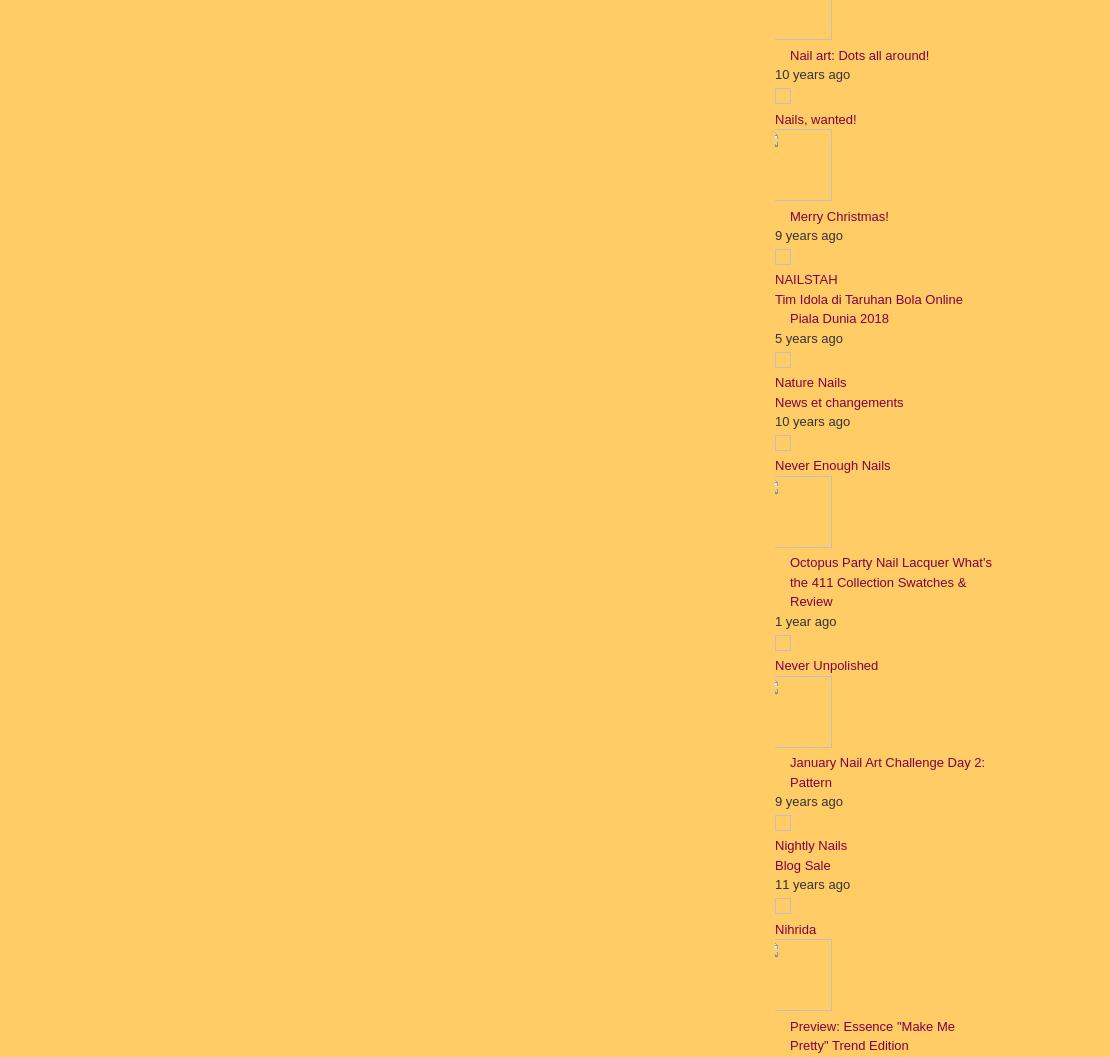 Image resolution: width=1110 pixels, height=1057 pixels. I want to click on 'Preview: Essence "Make Me Pretty" Trend Edition', so click(871, 1034).